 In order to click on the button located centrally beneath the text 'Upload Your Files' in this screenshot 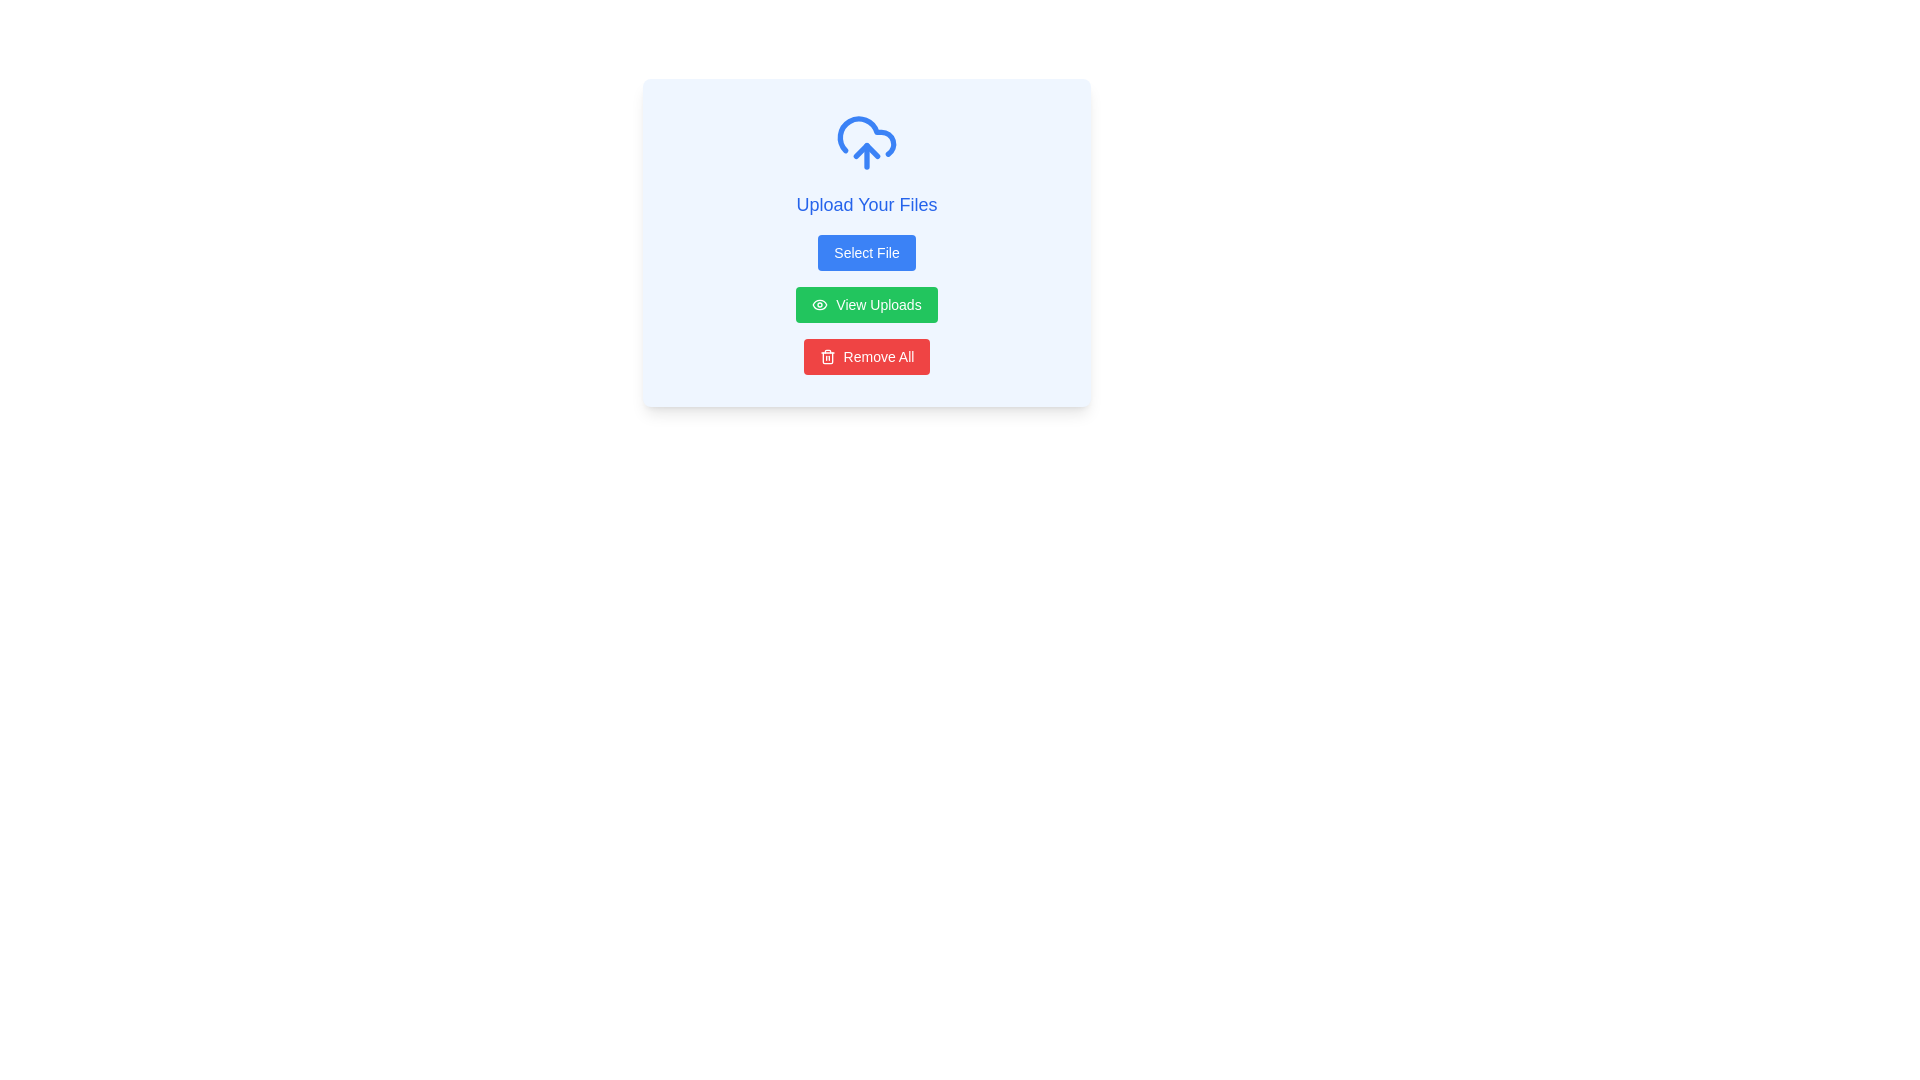, I will do `click(867, 242)`.